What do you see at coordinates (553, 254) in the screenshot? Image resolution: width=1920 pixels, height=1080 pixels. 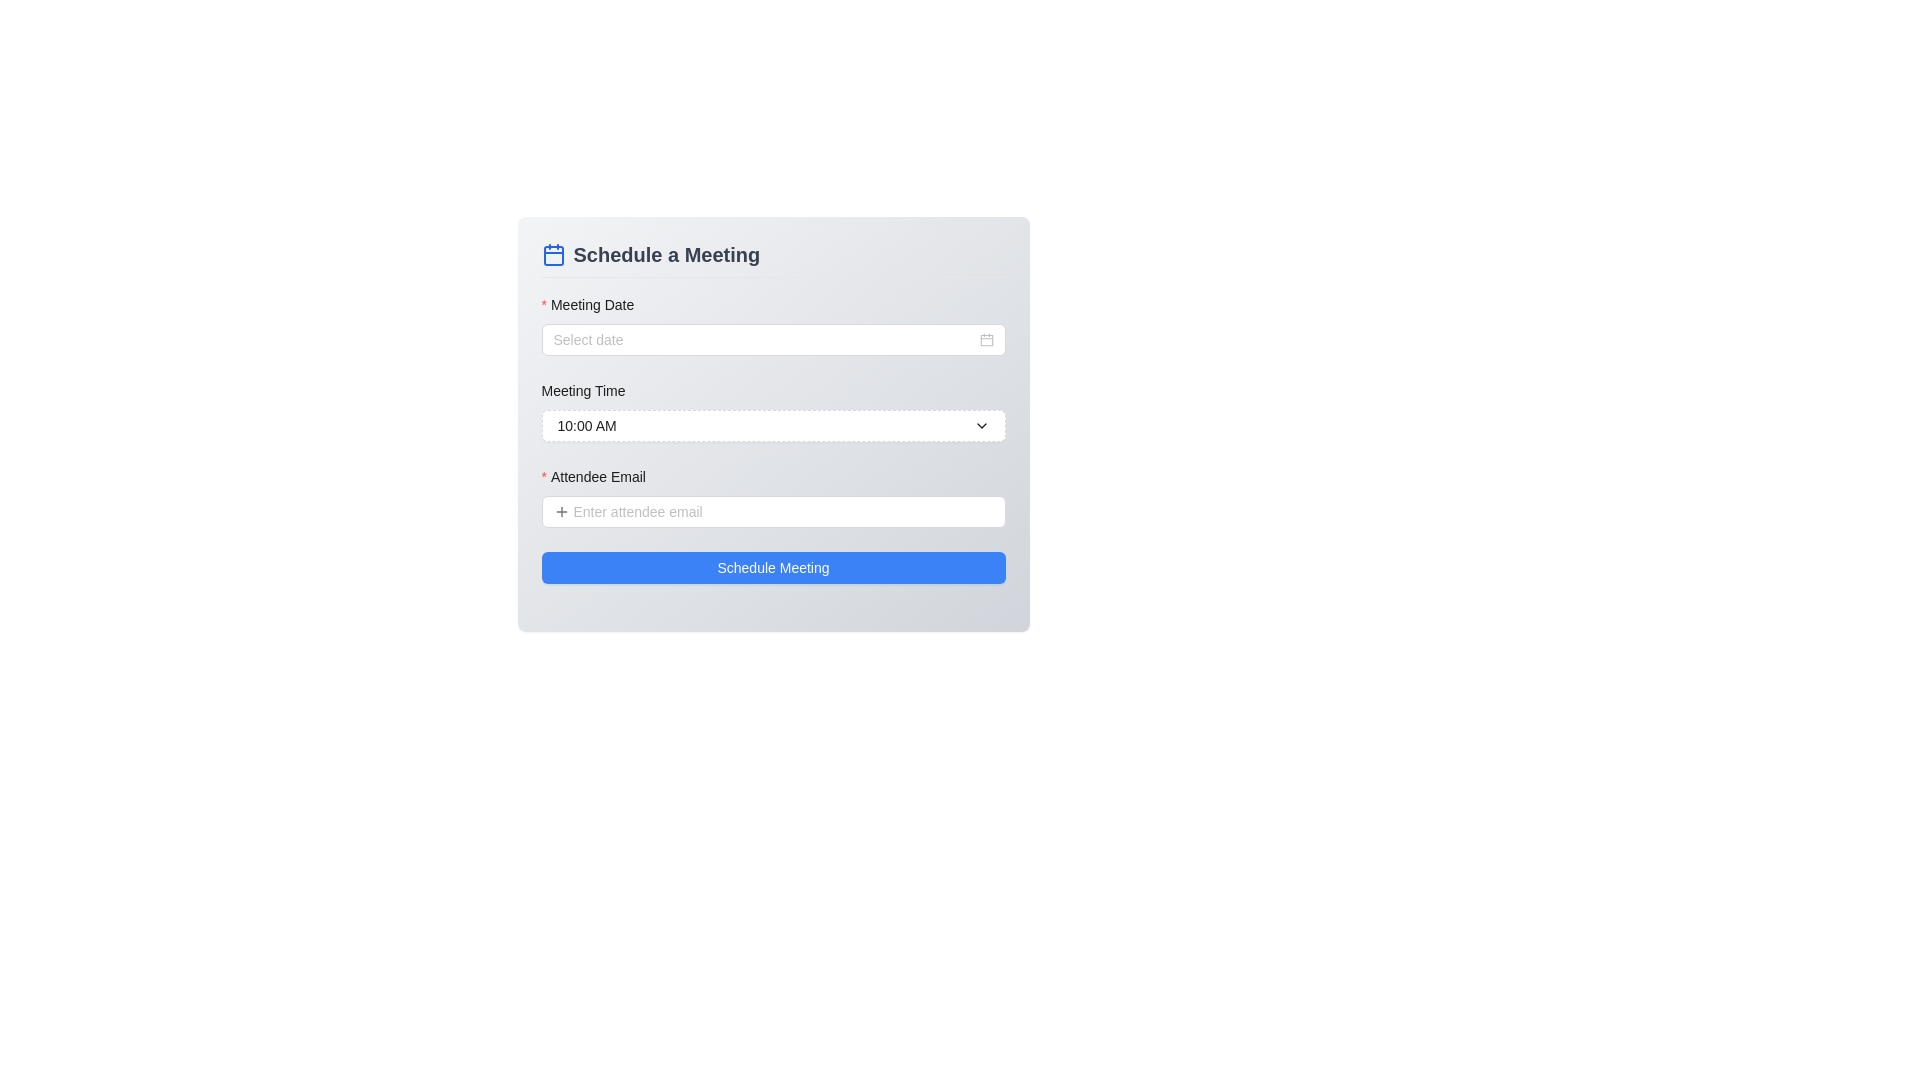 I see `the decorative SVG rectangle with rounded corners, which is part of the calendar icon located to the left of the 'Schedule a Meeting' heading` at bounding box center [553, 254].